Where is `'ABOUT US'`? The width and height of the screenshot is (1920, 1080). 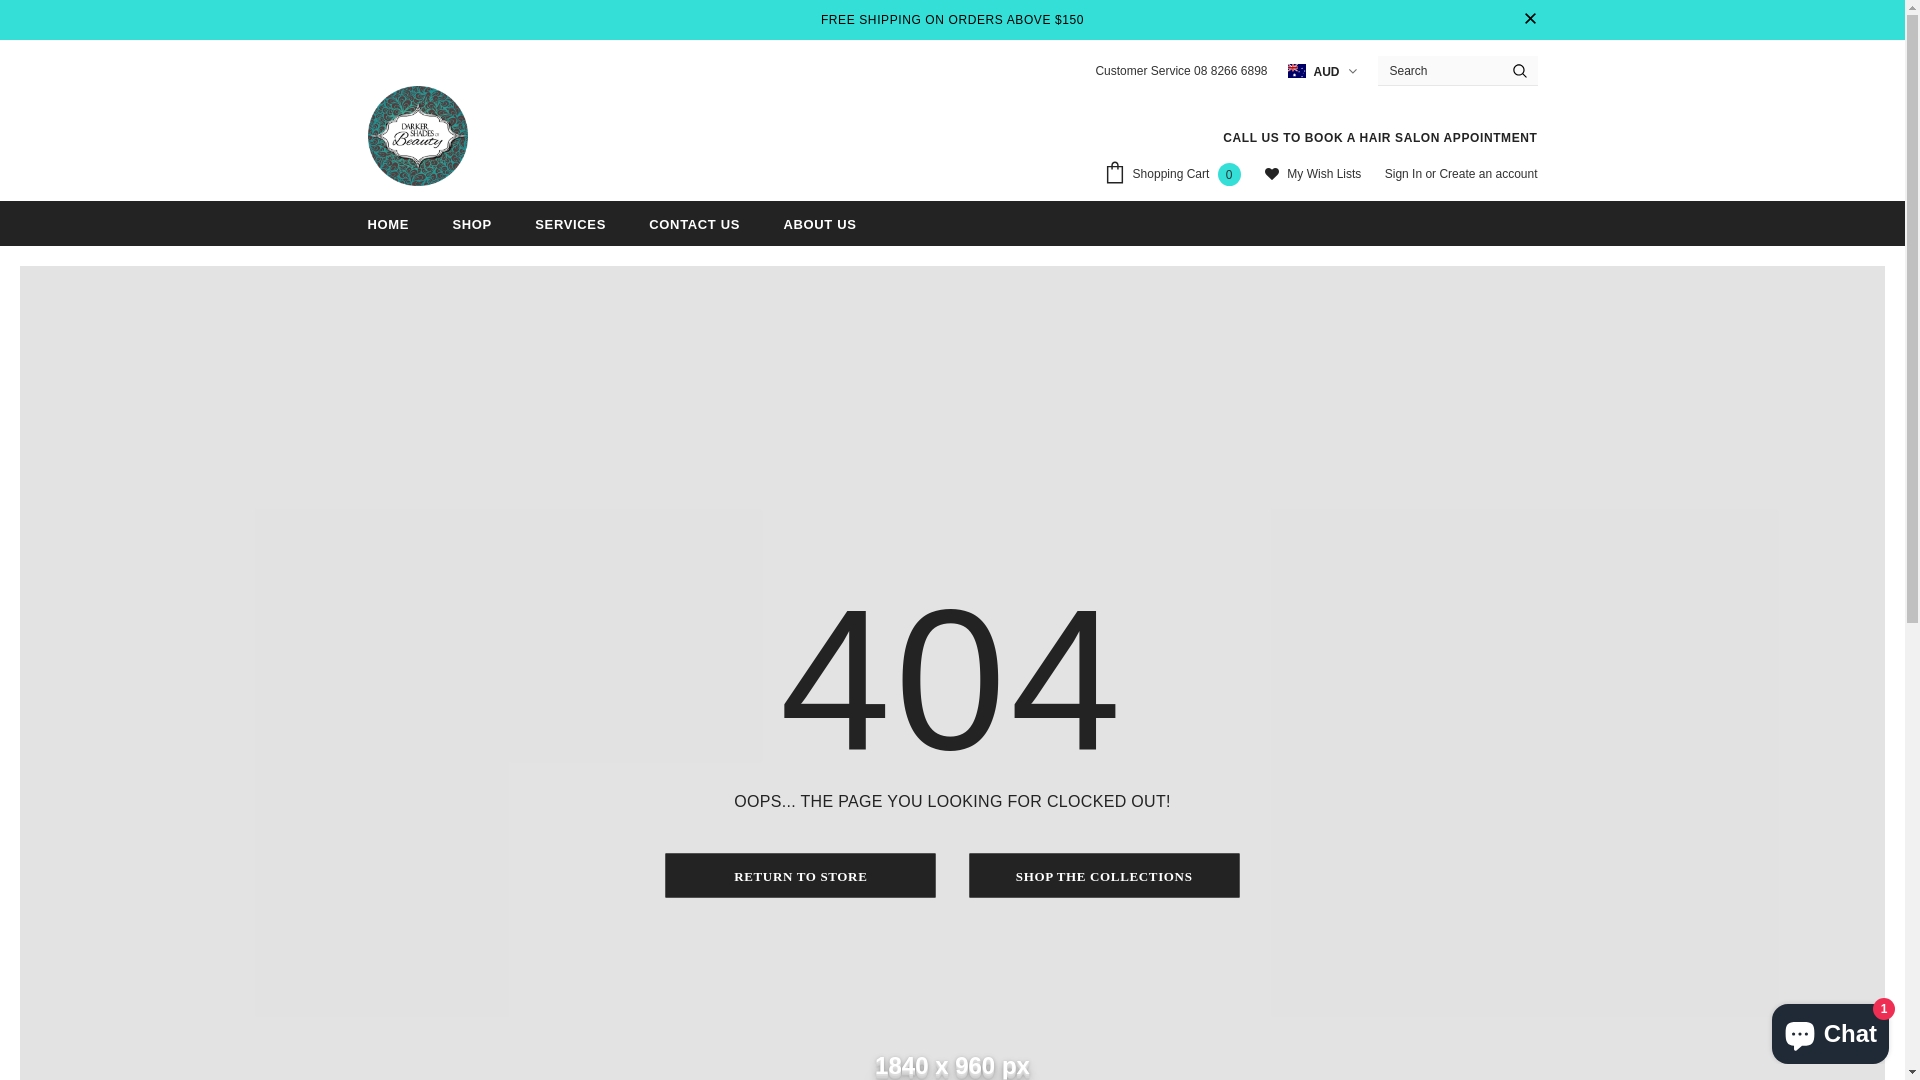 'ABOUT US' is located at coordinates (781, 223).